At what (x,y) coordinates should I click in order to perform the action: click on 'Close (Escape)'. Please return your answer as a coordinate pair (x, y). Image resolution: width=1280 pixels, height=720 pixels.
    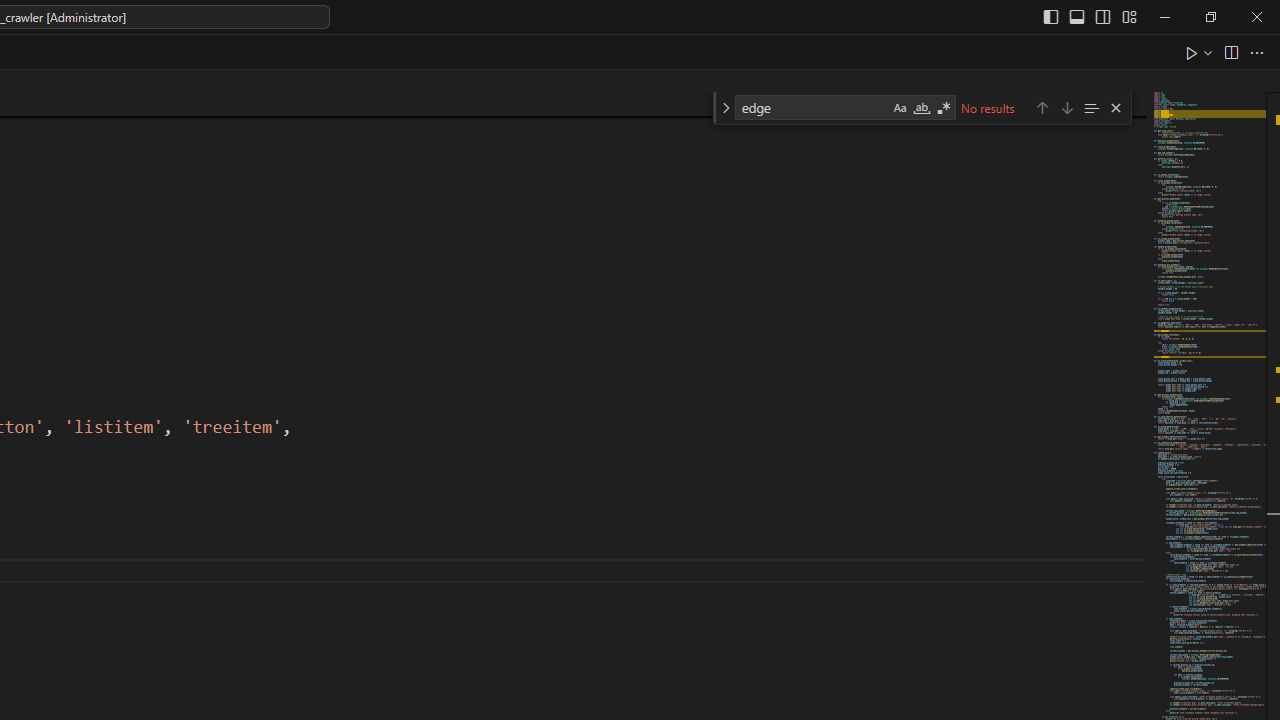
    Looking at the image, I should click on (1114, 108).